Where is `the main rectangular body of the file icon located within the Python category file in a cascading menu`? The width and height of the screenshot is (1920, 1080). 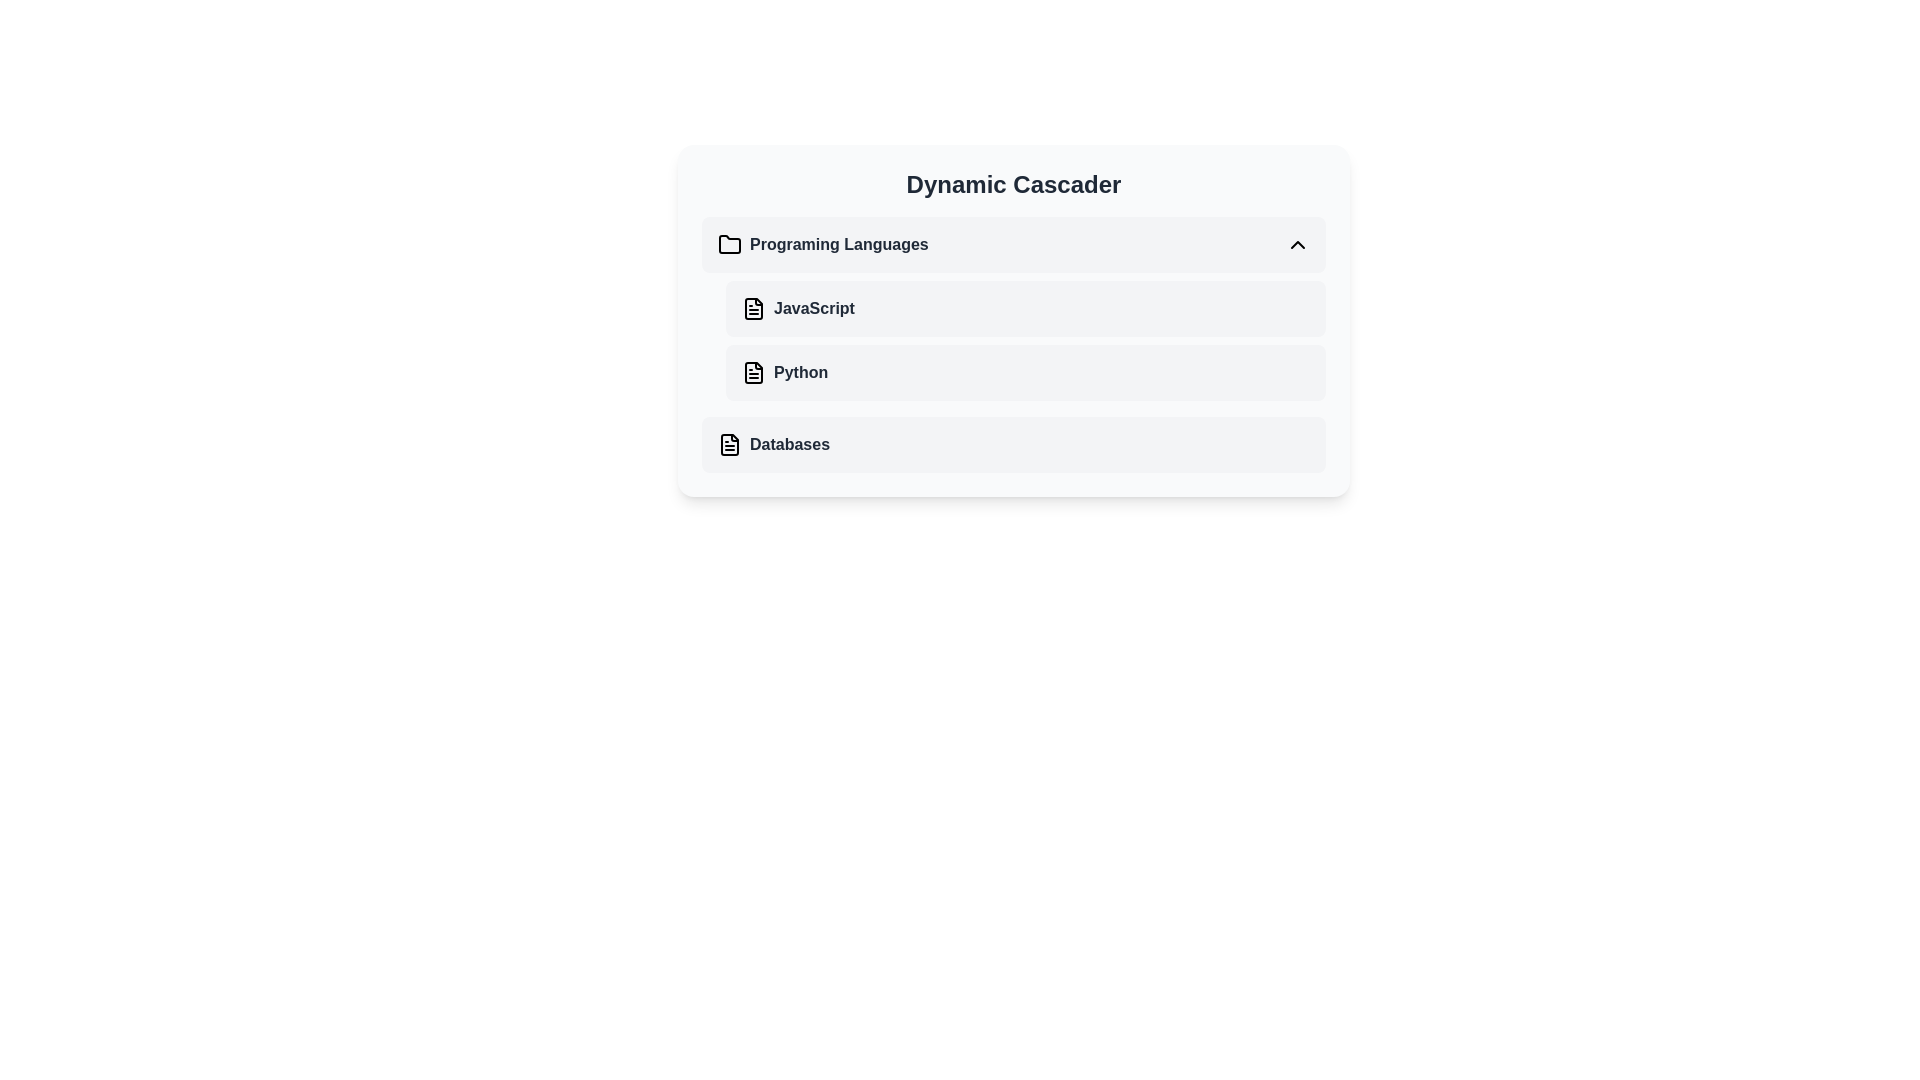
the main rectangular body of the file icon located within the Python category file in a cascading menu is located at coordinates (752, 373).